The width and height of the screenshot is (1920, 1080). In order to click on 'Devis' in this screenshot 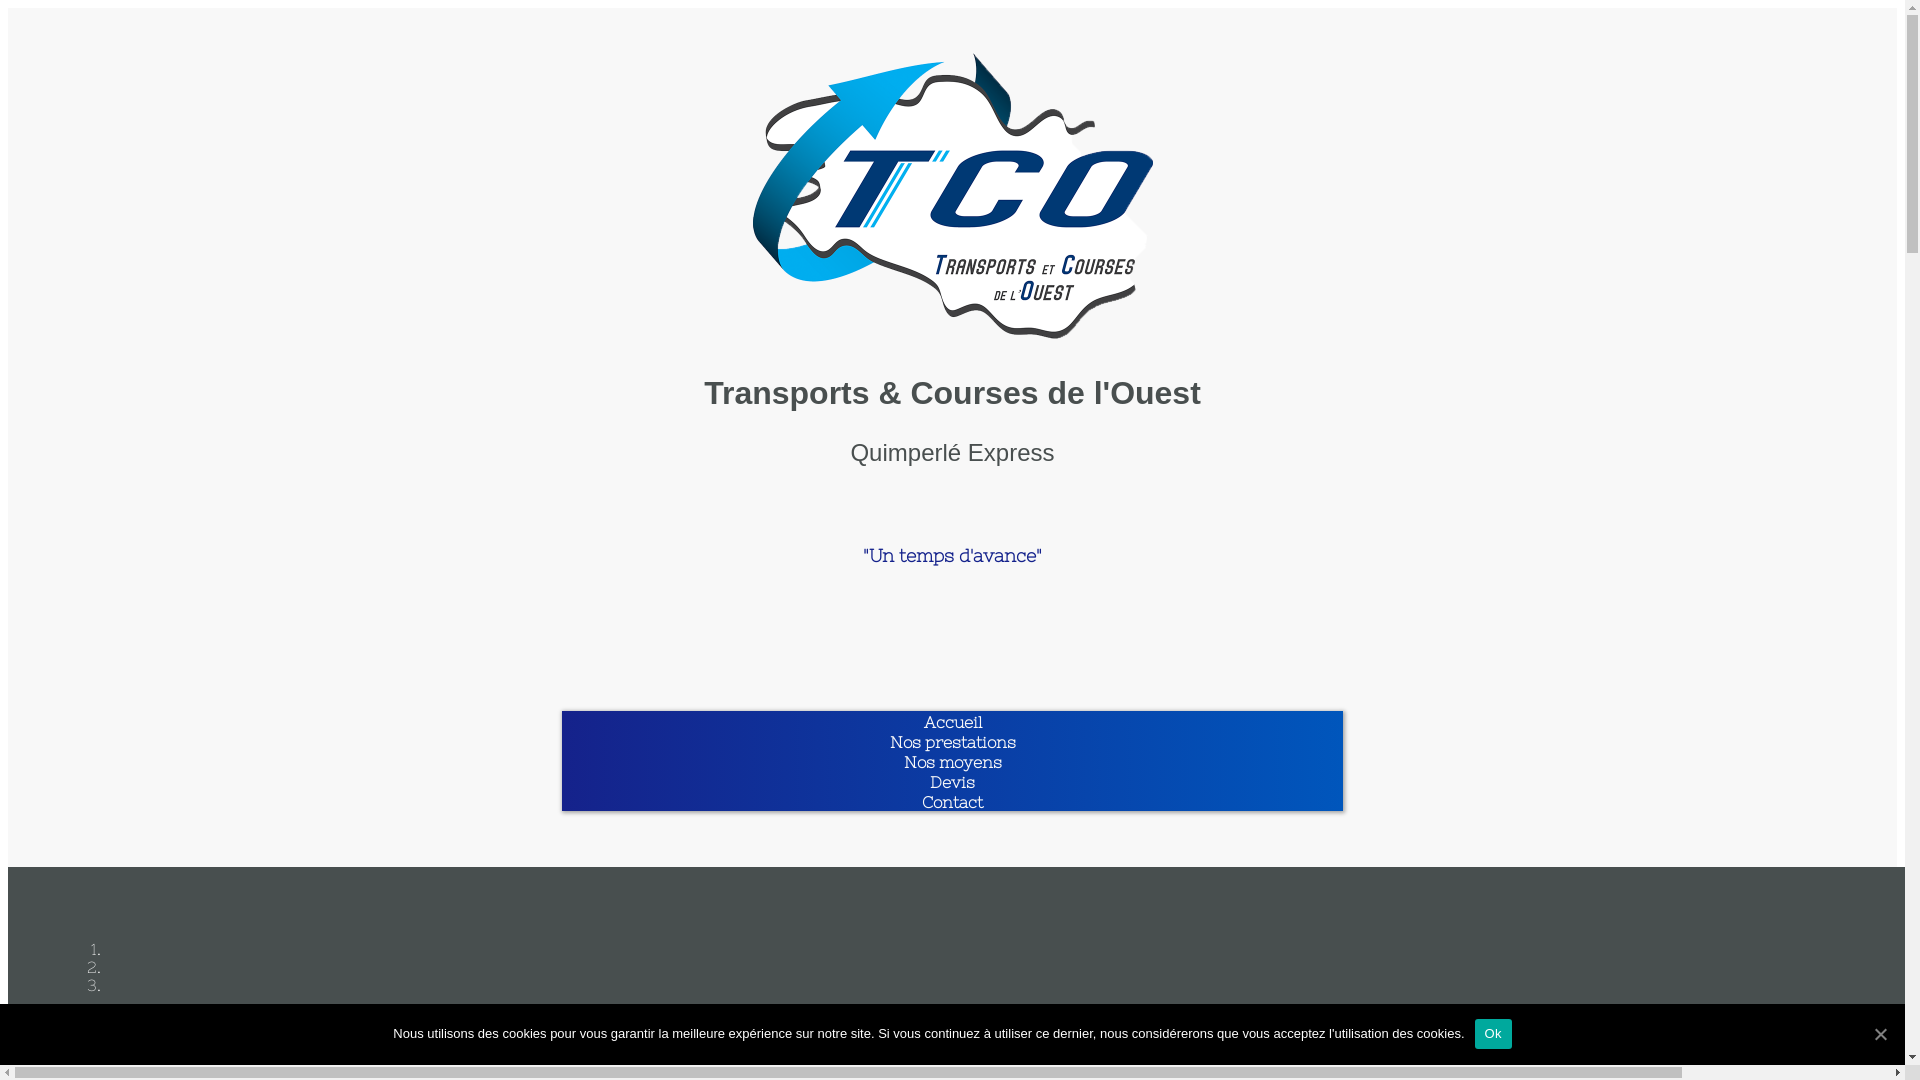, I will do `click(951, 781)`.